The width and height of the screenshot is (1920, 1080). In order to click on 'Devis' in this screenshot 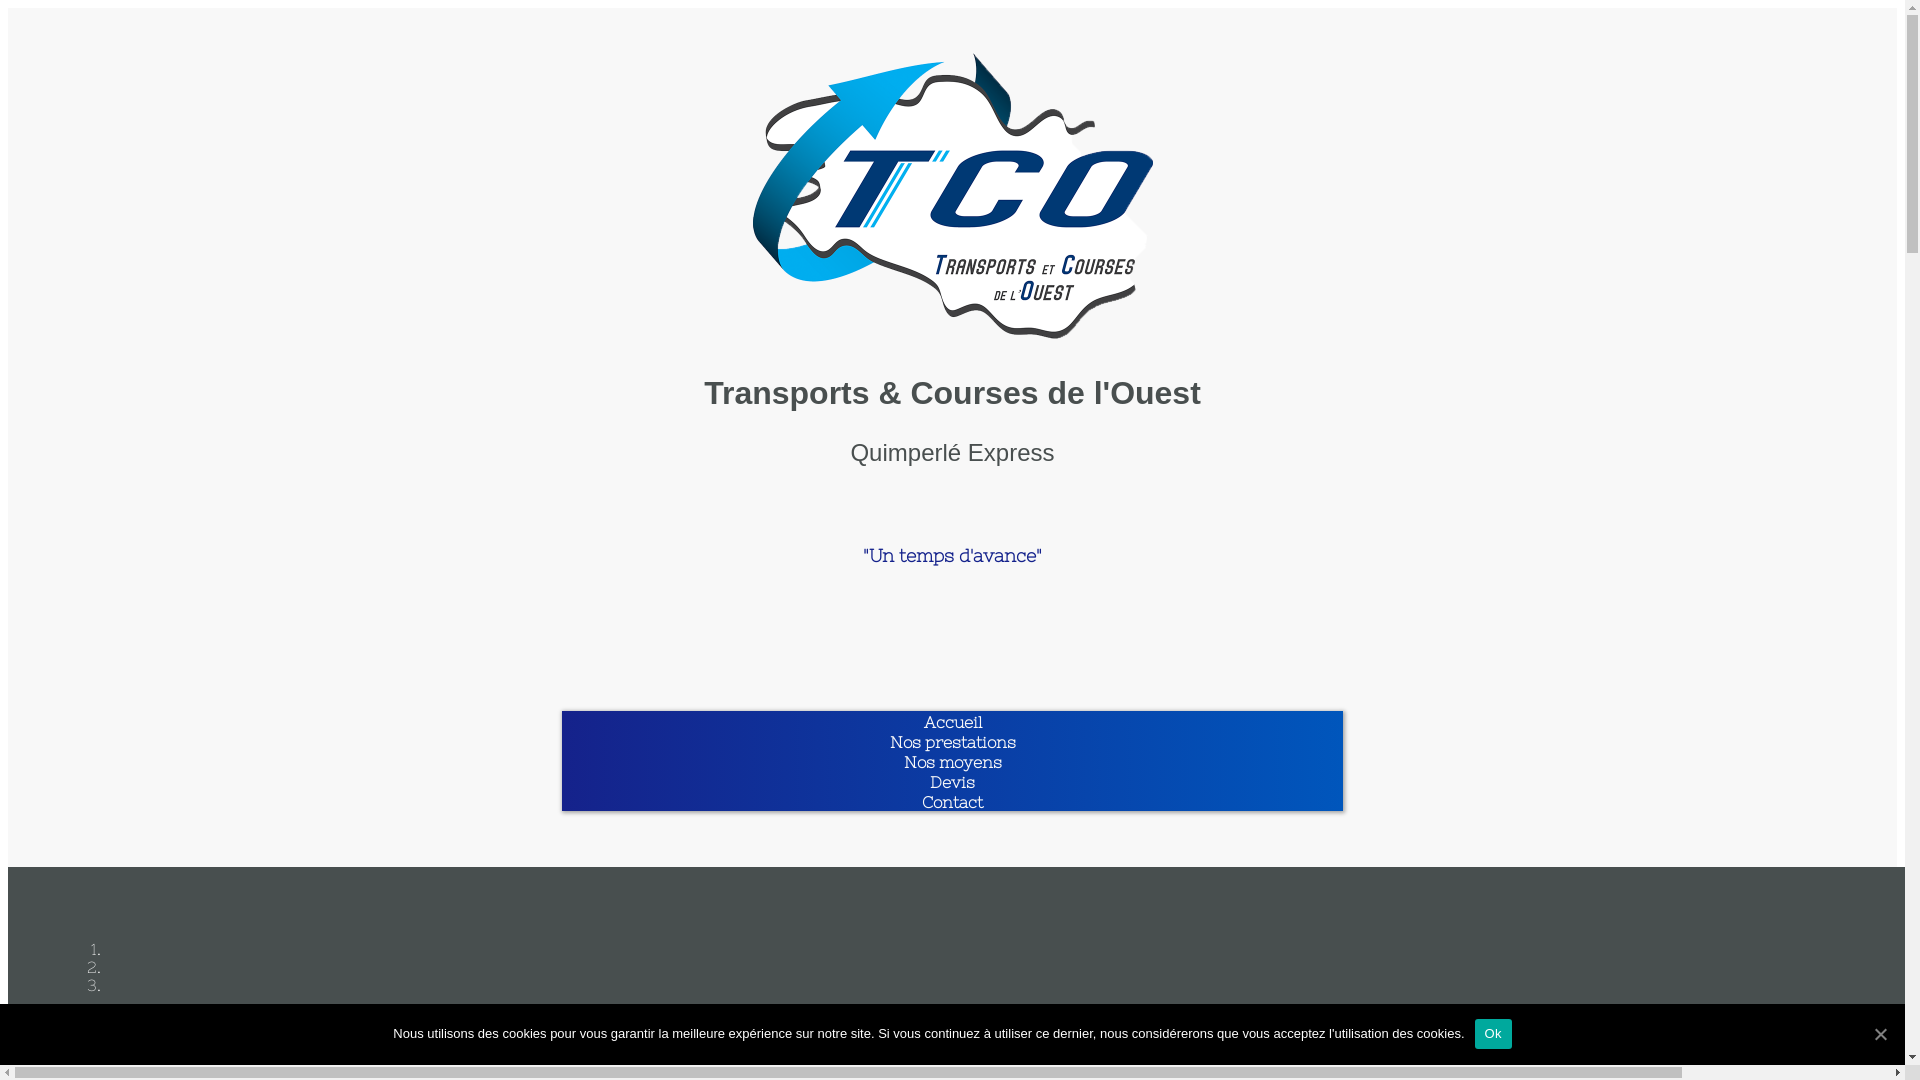, I will do `click(951, 781)`.